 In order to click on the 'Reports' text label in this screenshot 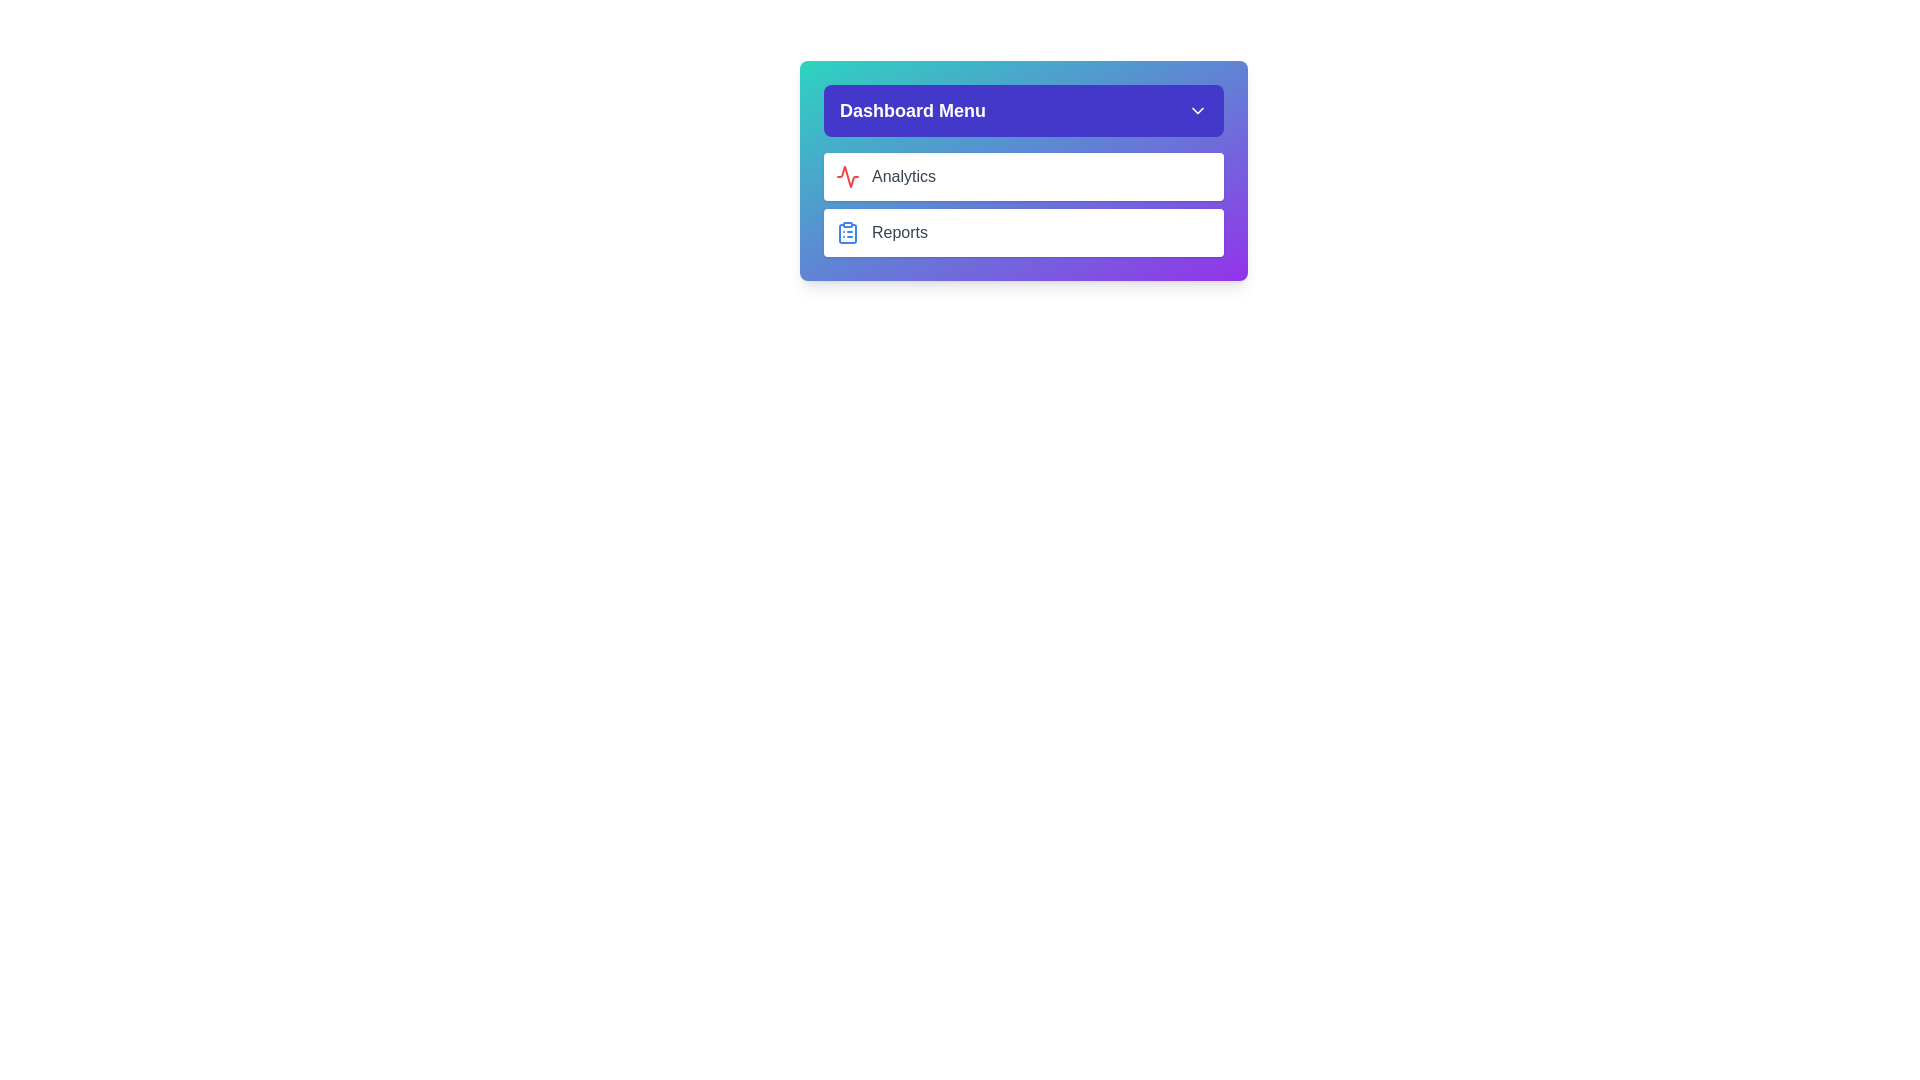, I will do `click(899, 231)`.